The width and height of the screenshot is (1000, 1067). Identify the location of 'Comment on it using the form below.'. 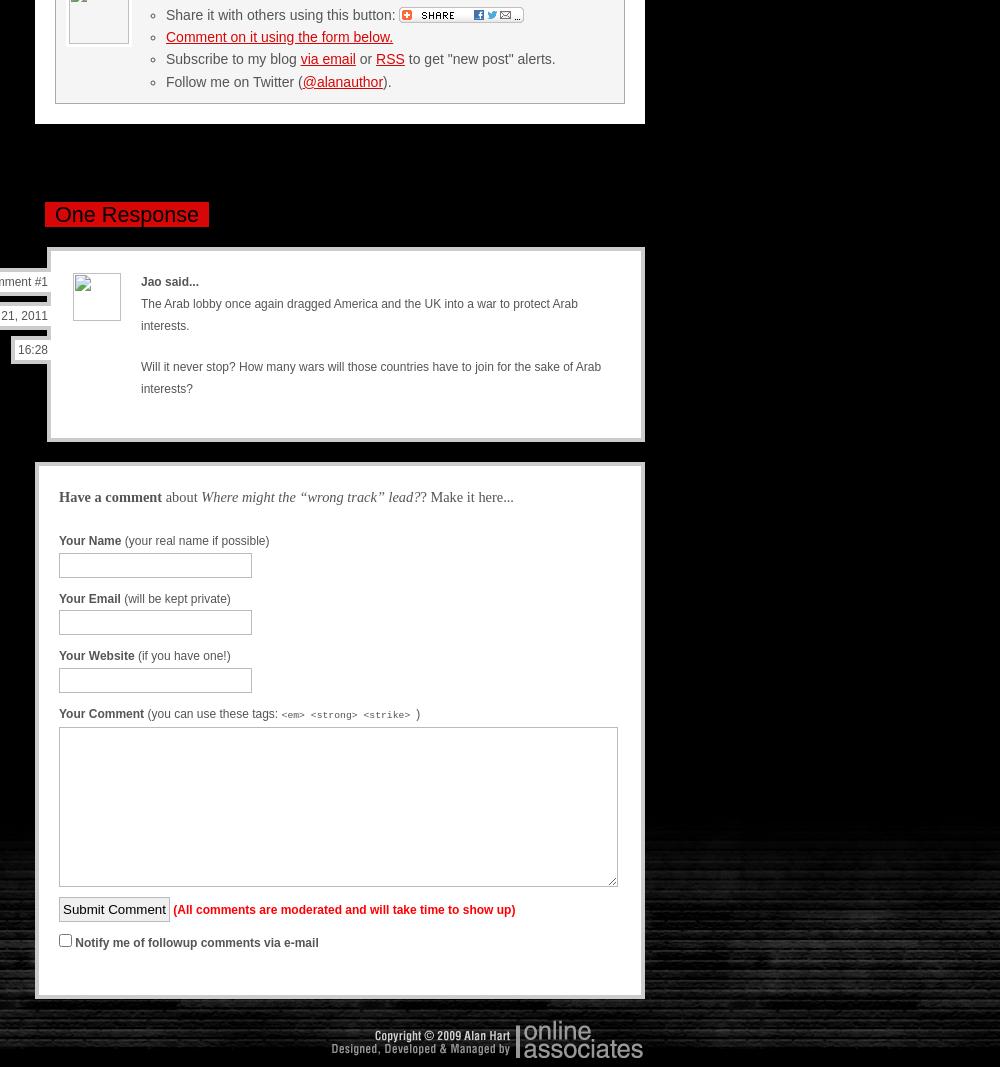
(279, 34).